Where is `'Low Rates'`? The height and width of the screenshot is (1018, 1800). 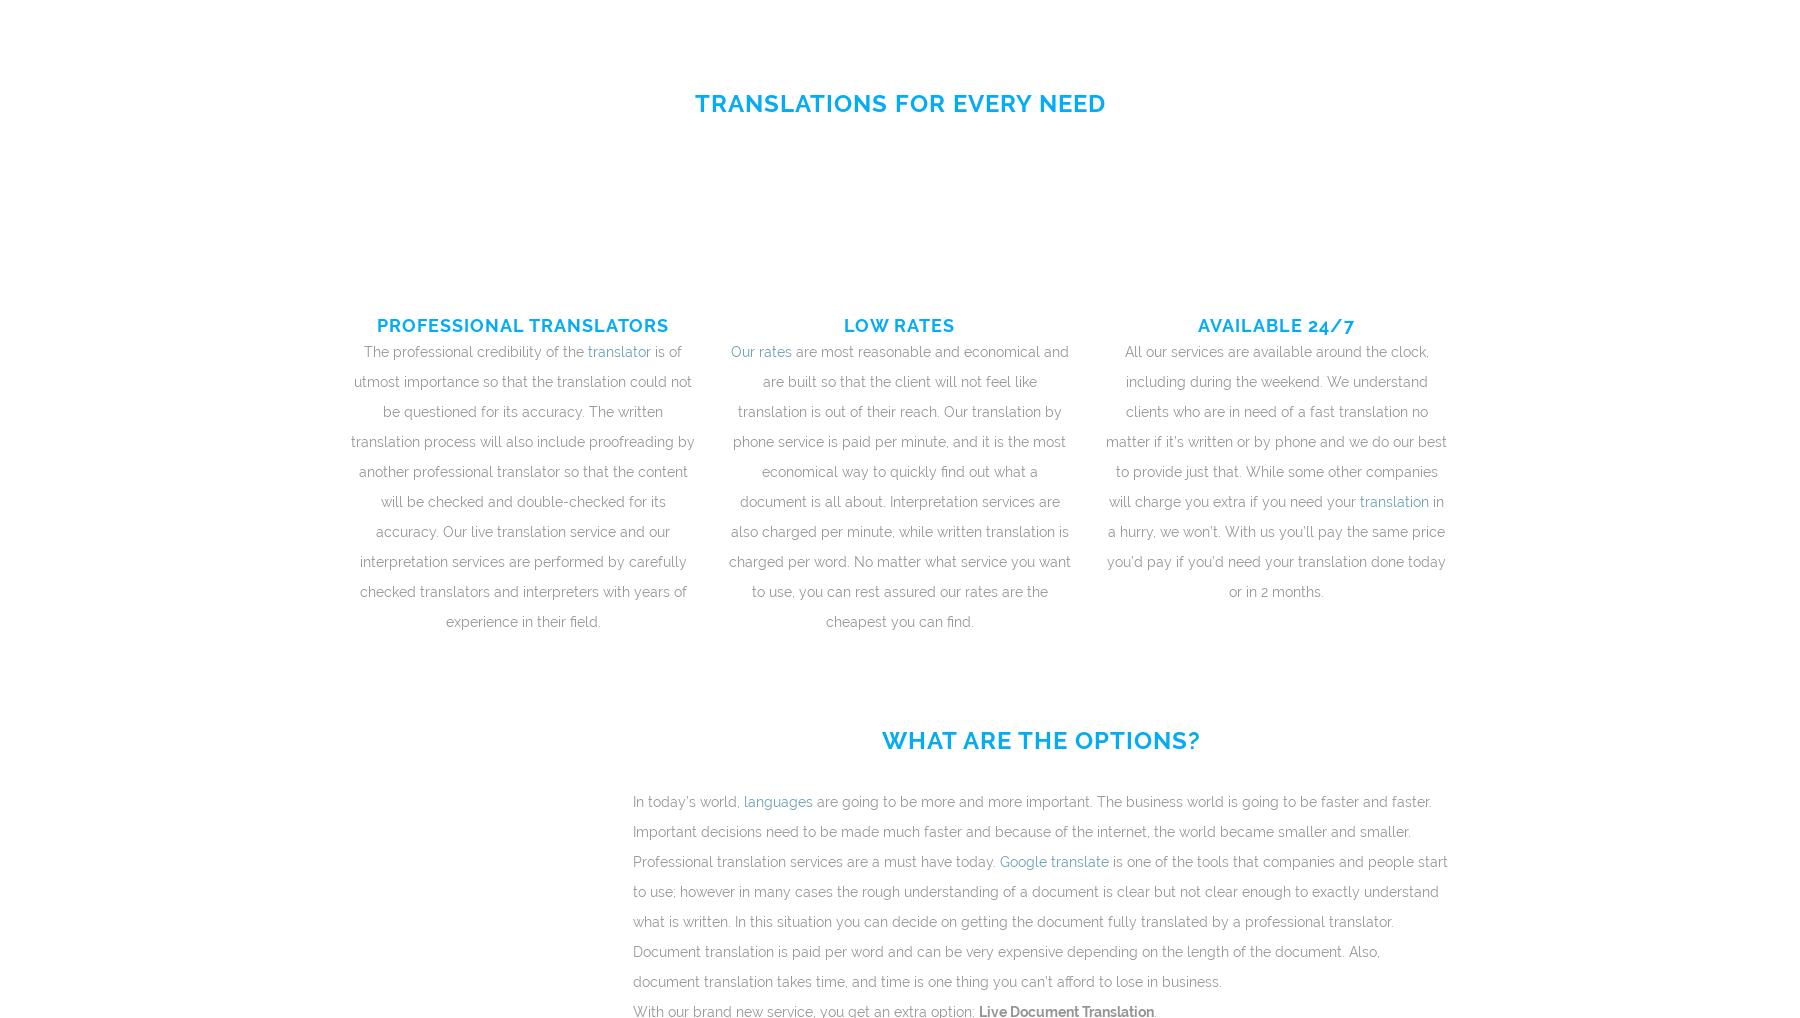 'Low Rates' is located at coordinates (844, 323).